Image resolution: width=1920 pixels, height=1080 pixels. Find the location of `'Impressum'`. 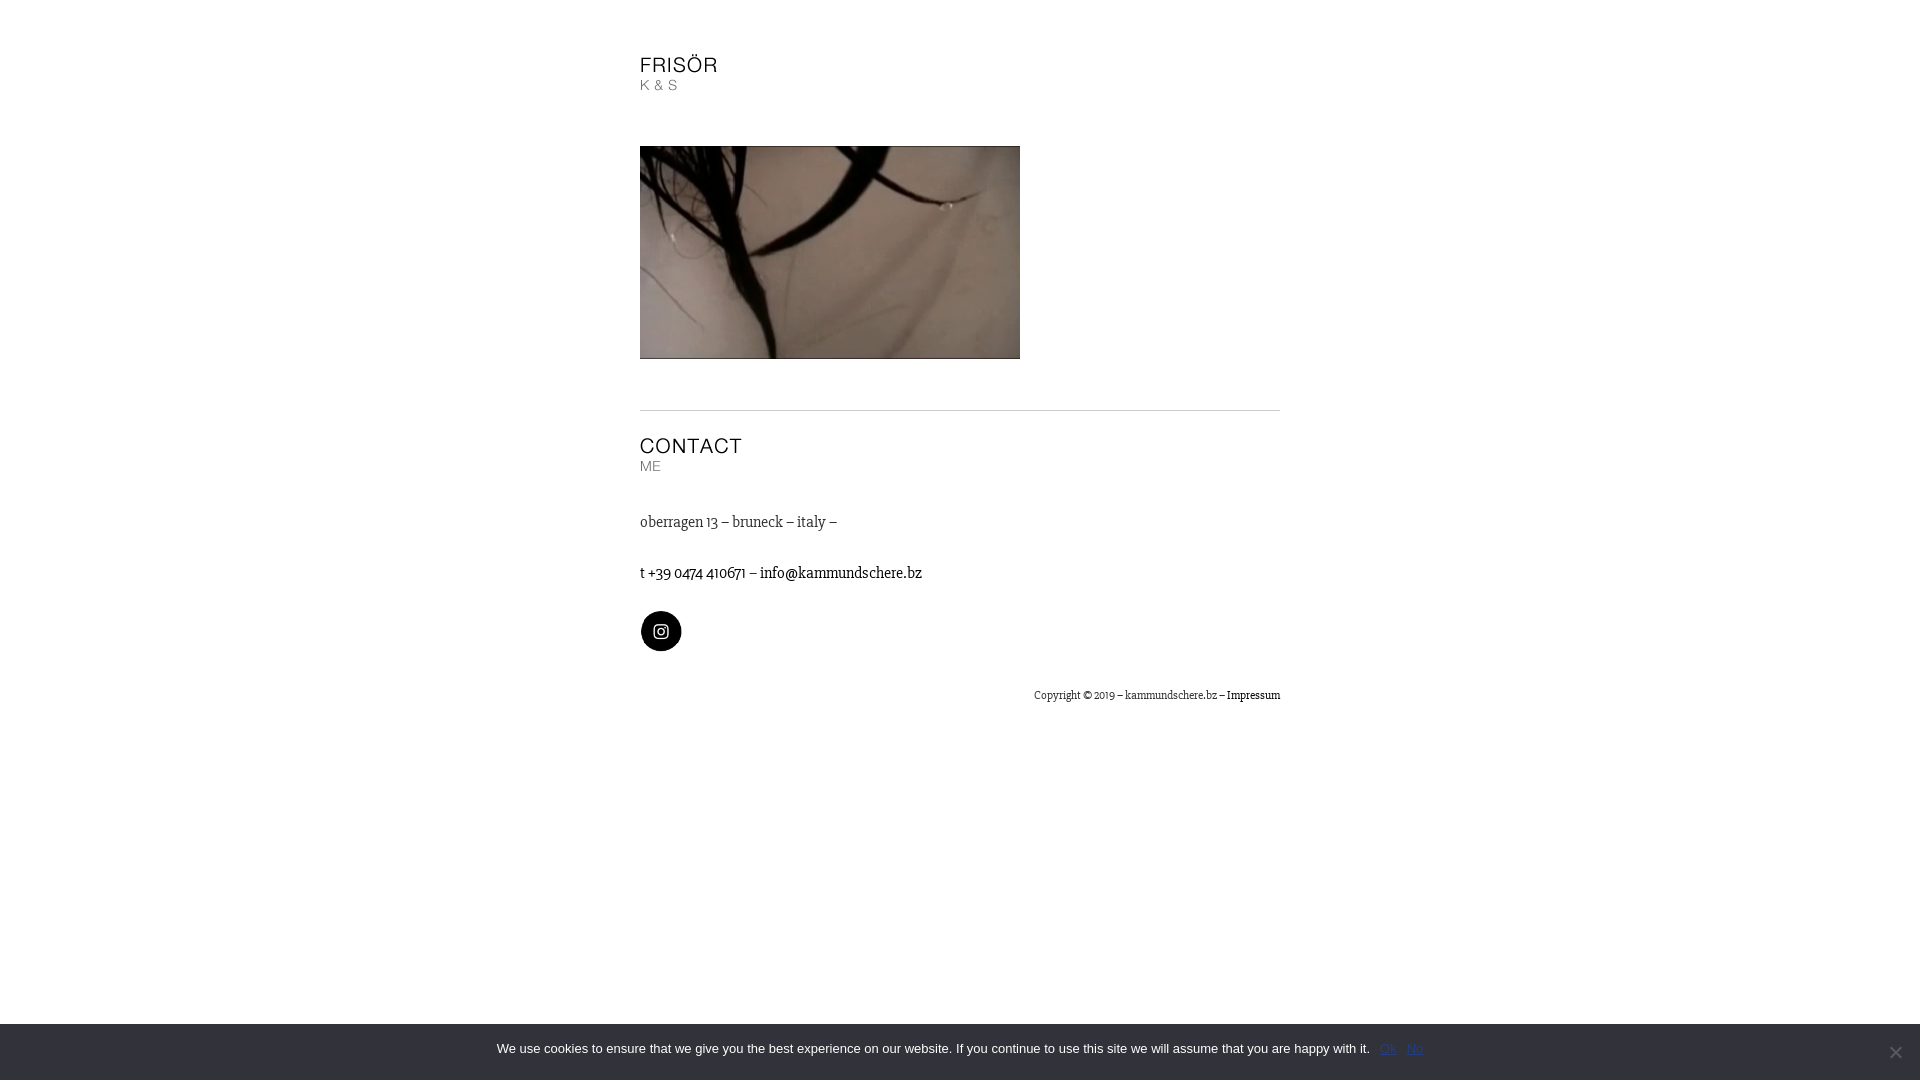

'Impressum' is located at coordinates (1252, 694).